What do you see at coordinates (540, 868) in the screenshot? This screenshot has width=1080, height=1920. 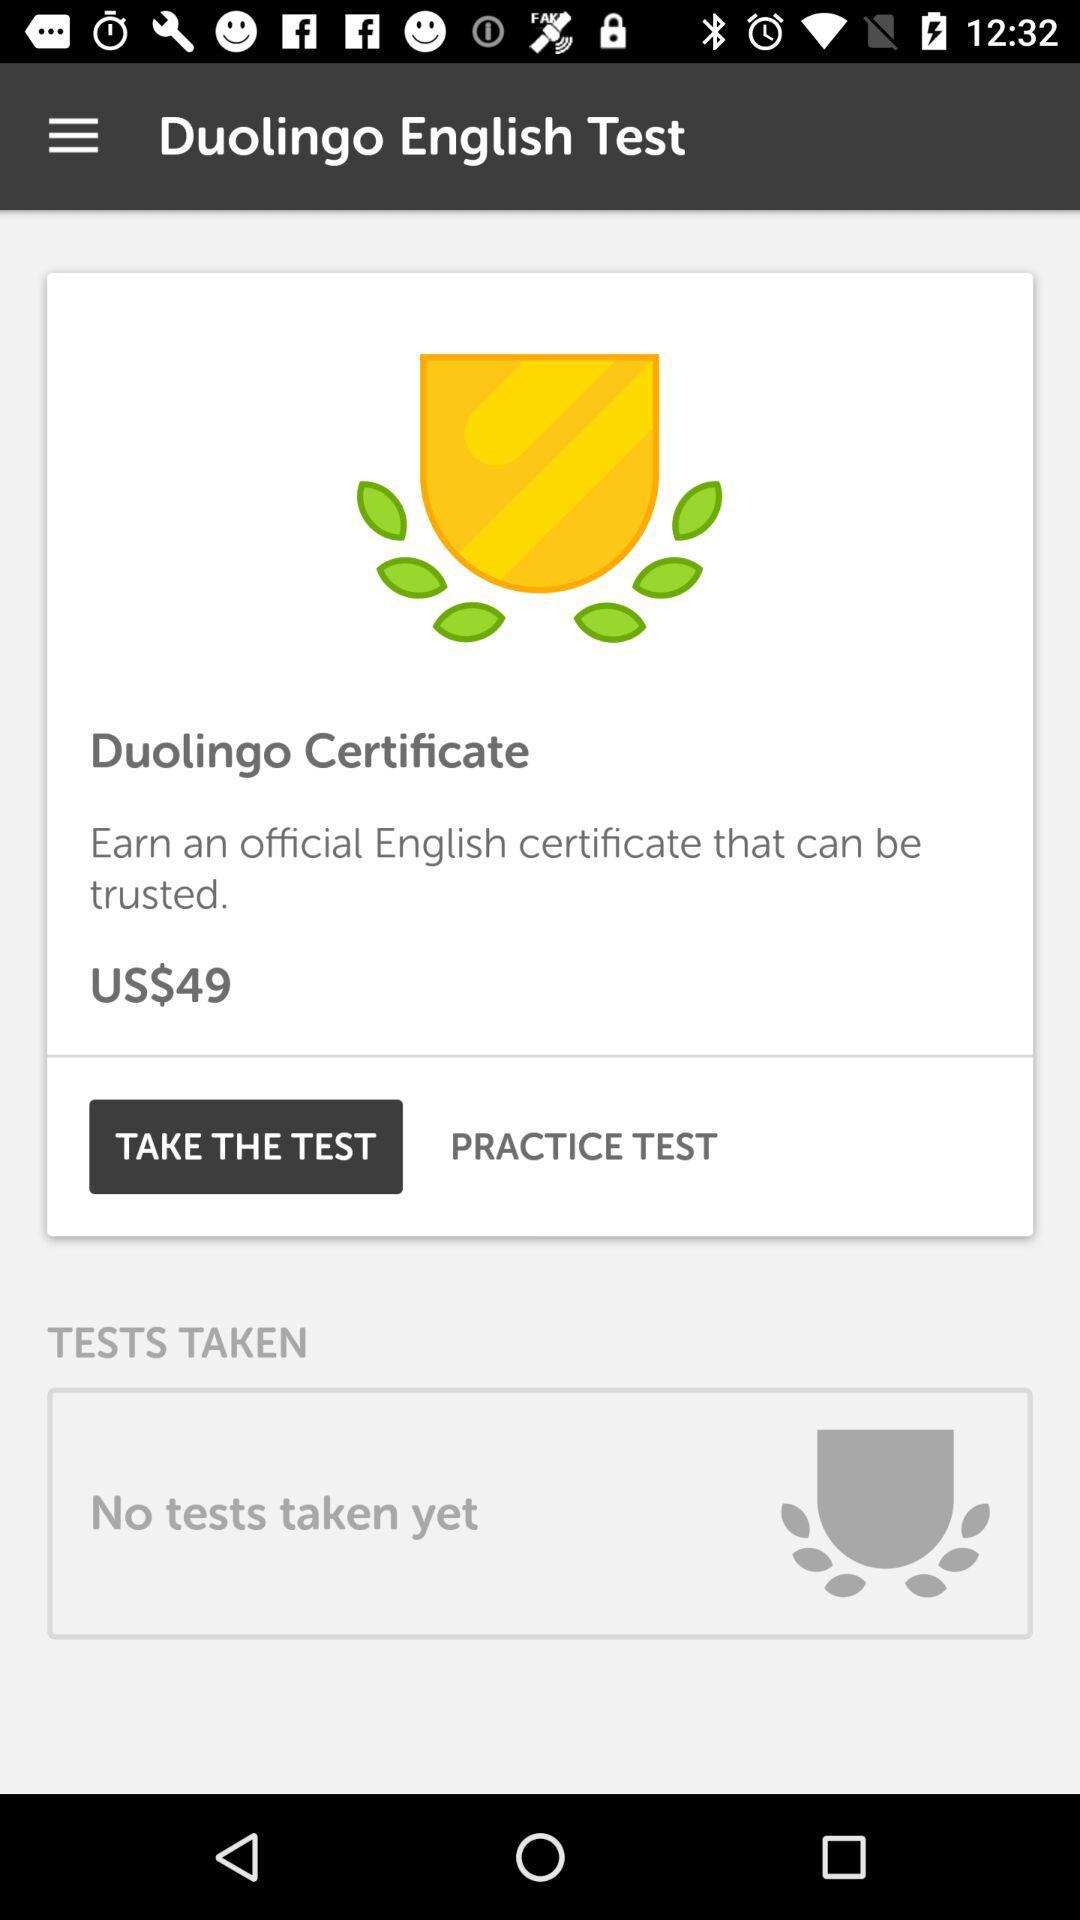 I see `the icon above us$49 item` at bounding box center [540, 868].